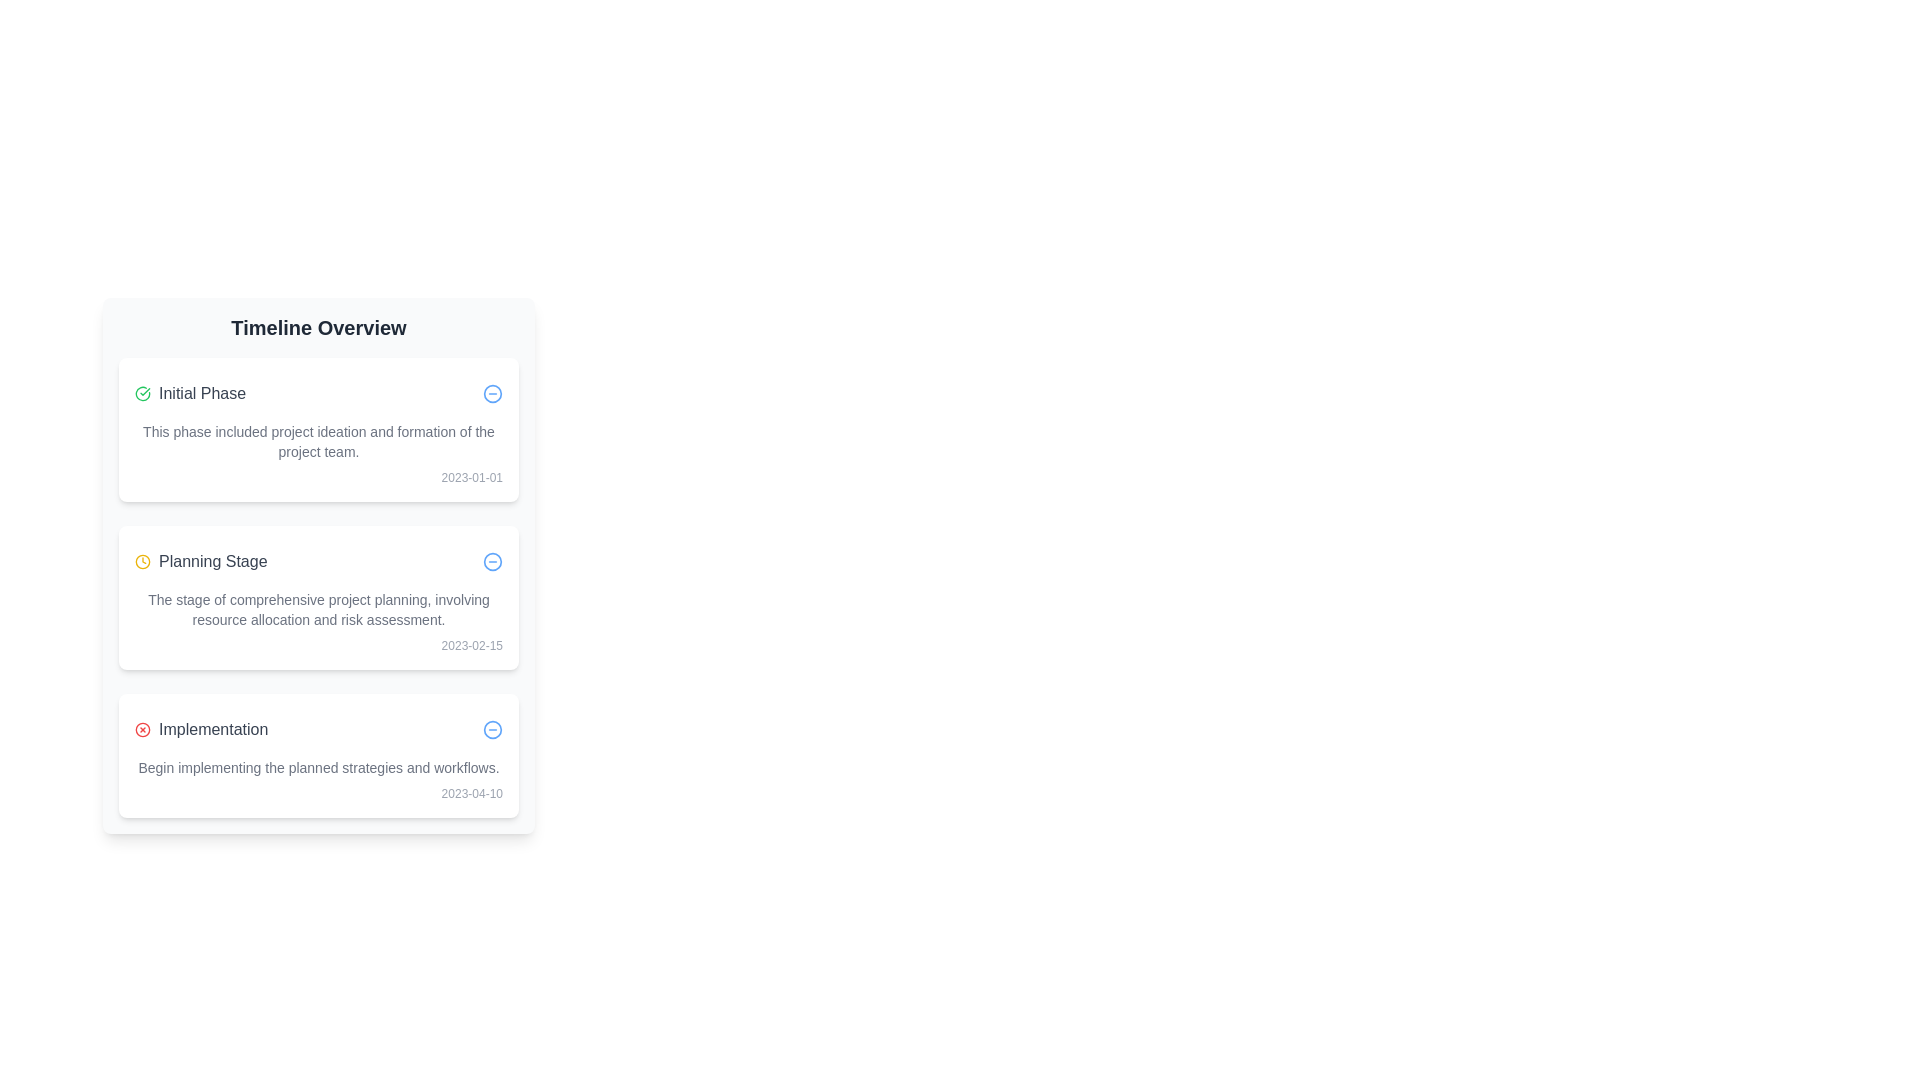  I want to click on label 'Planning Stage' with a yellow clock icon, which is the second element under 'Timeline Overview', so click(201, 562).